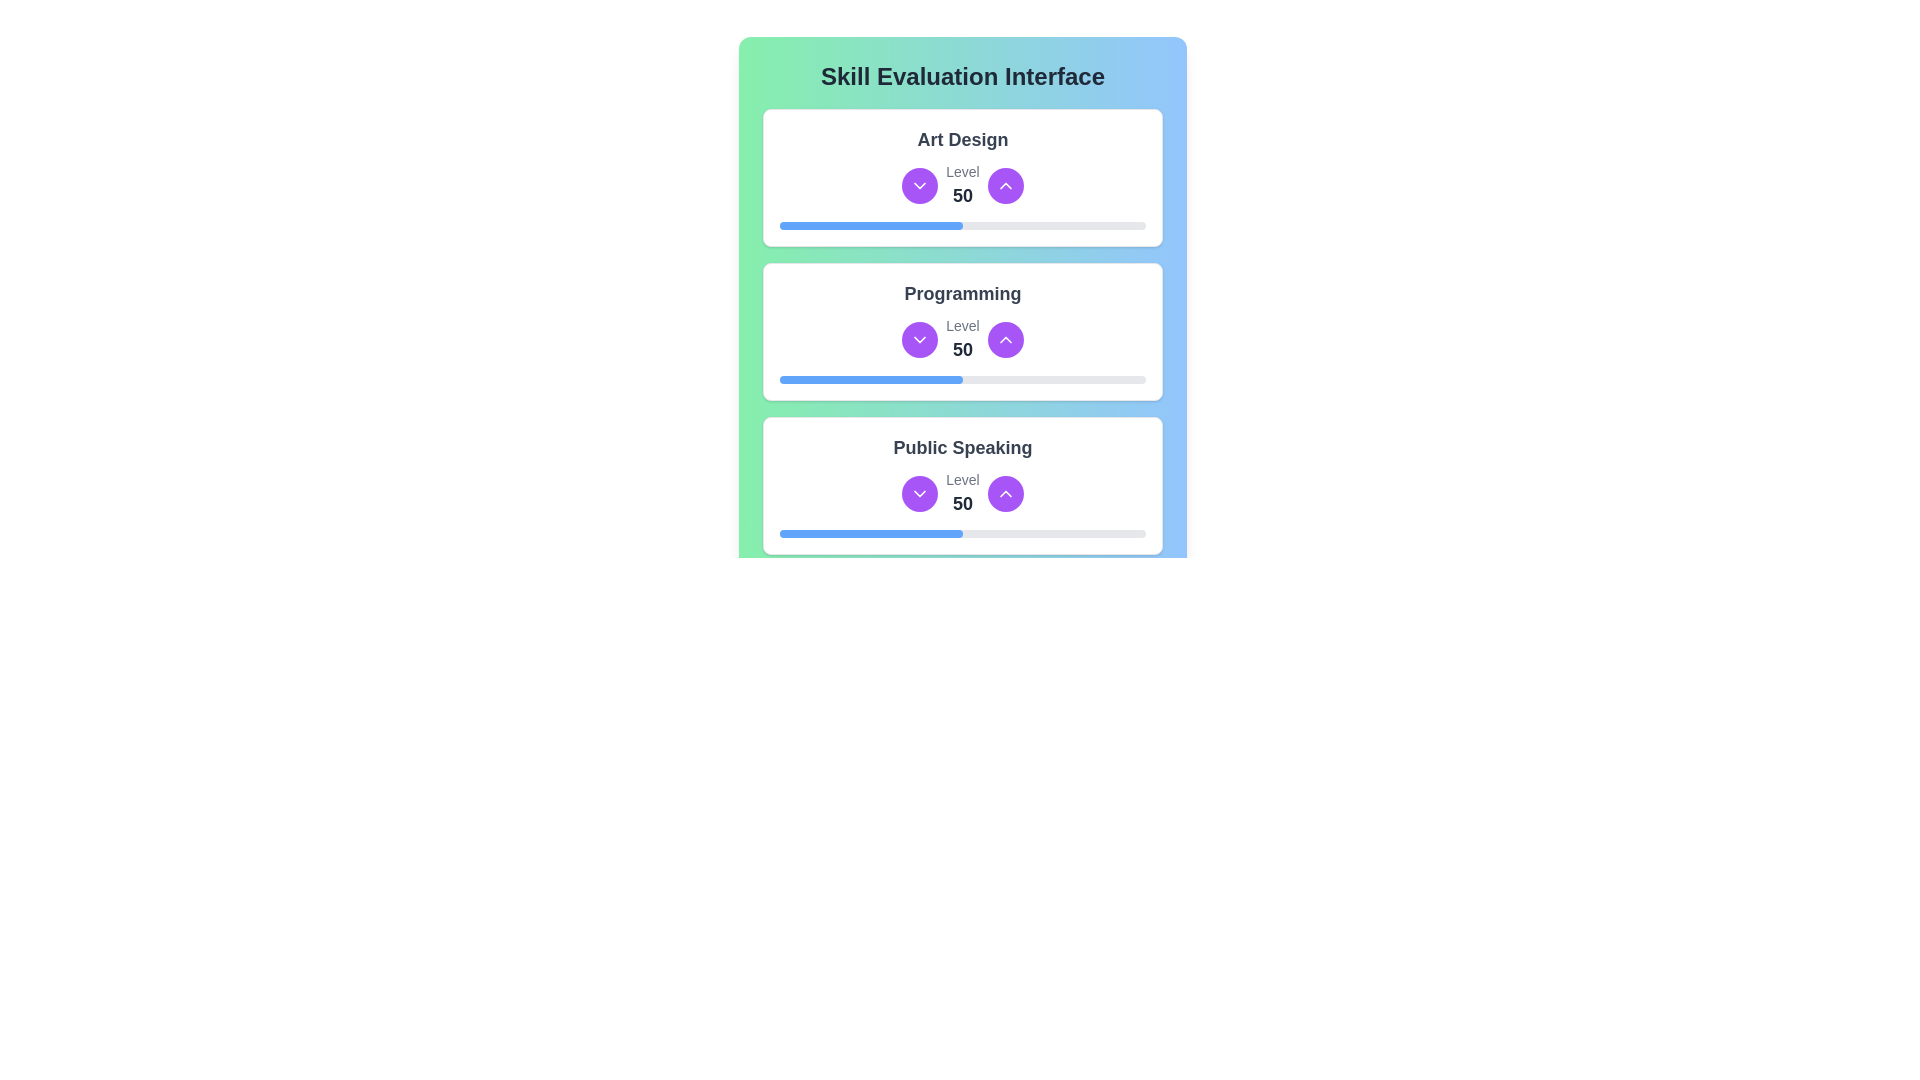 The height and width of the screenshot is (1080, 1920). What do you see at coordinates (963, 493) in the screenshot?
I see `the non-interactive text display that shows the user's public speaking skill level, located in the bottom card of the interface, centered between two circular buttons` at bounding box center [963, 493].